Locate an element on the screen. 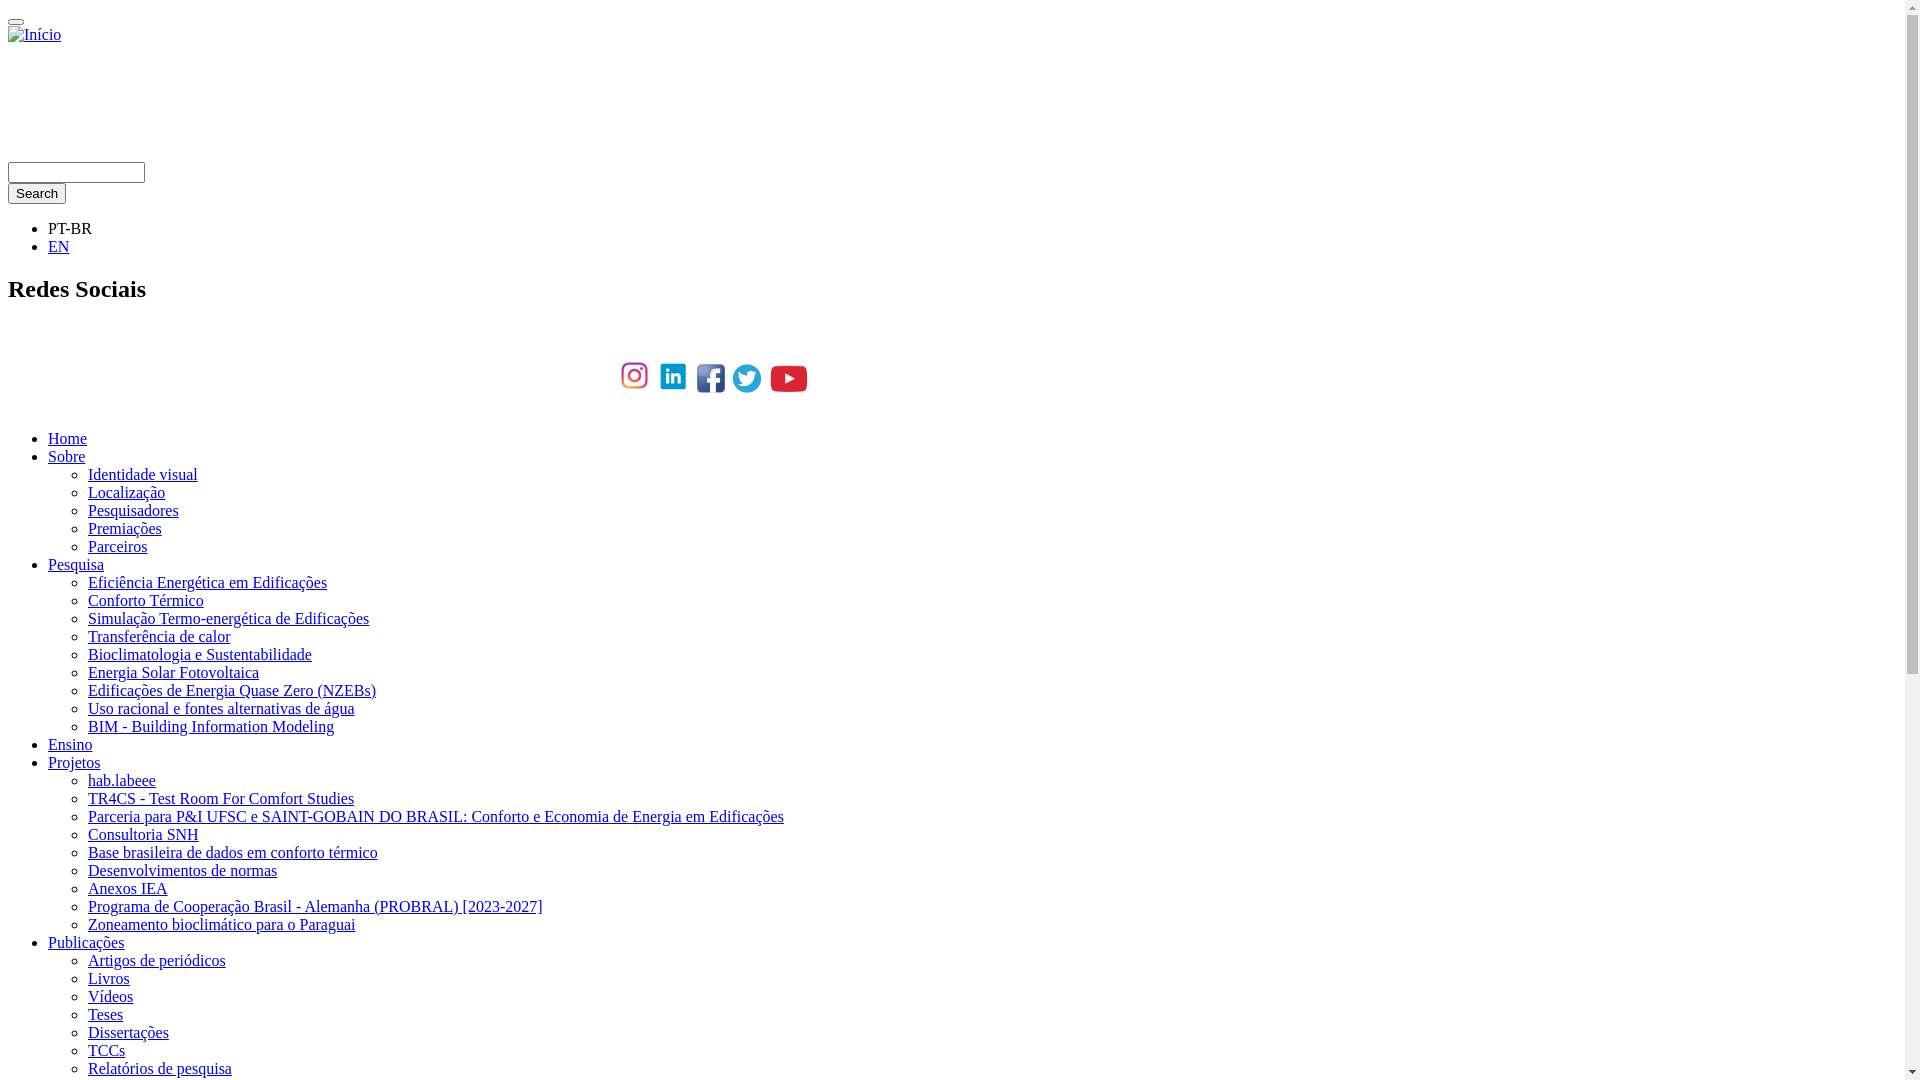 The height and width of the screenshot is (1080, 1920). 'Livros' is located at coordinates (108, 977).